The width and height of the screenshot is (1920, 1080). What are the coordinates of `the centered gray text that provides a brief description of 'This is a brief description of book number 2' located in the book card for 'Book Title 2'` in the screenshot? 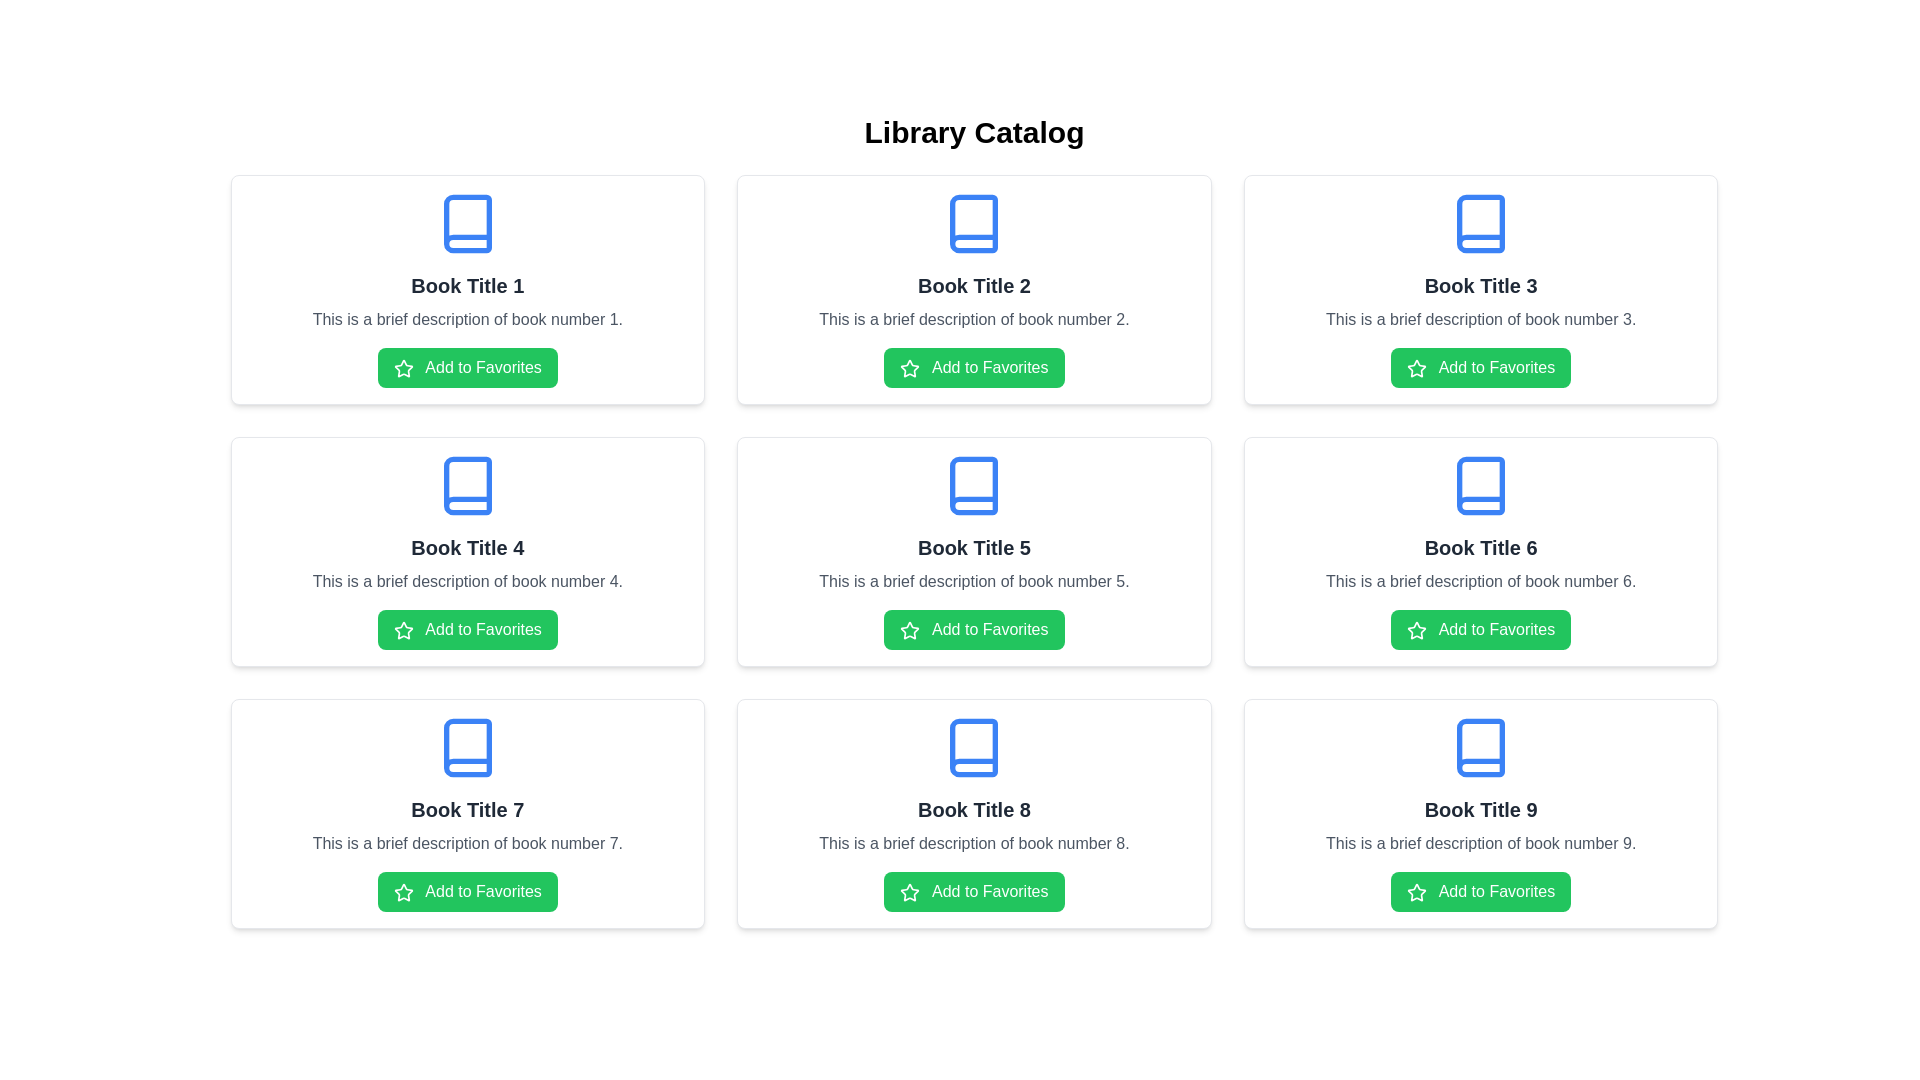 It's located at (974, 319).